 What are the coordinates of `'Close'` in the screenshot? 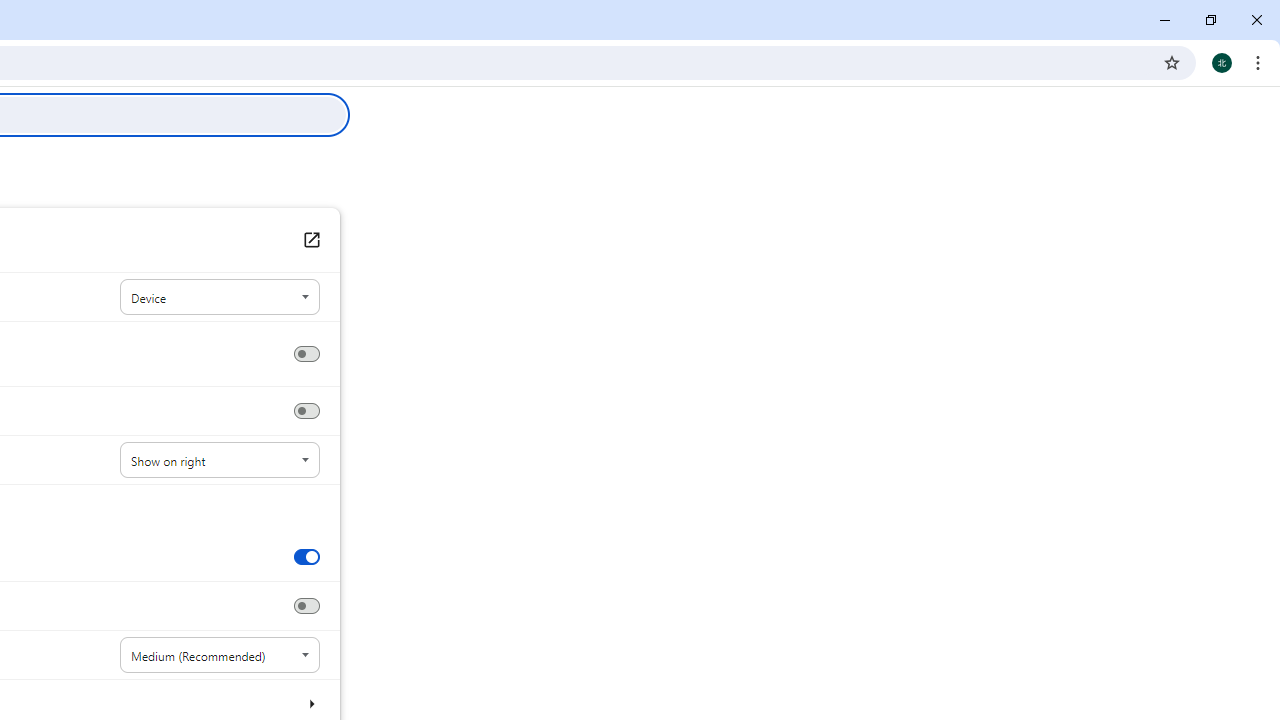 It's located at (1255, 20).